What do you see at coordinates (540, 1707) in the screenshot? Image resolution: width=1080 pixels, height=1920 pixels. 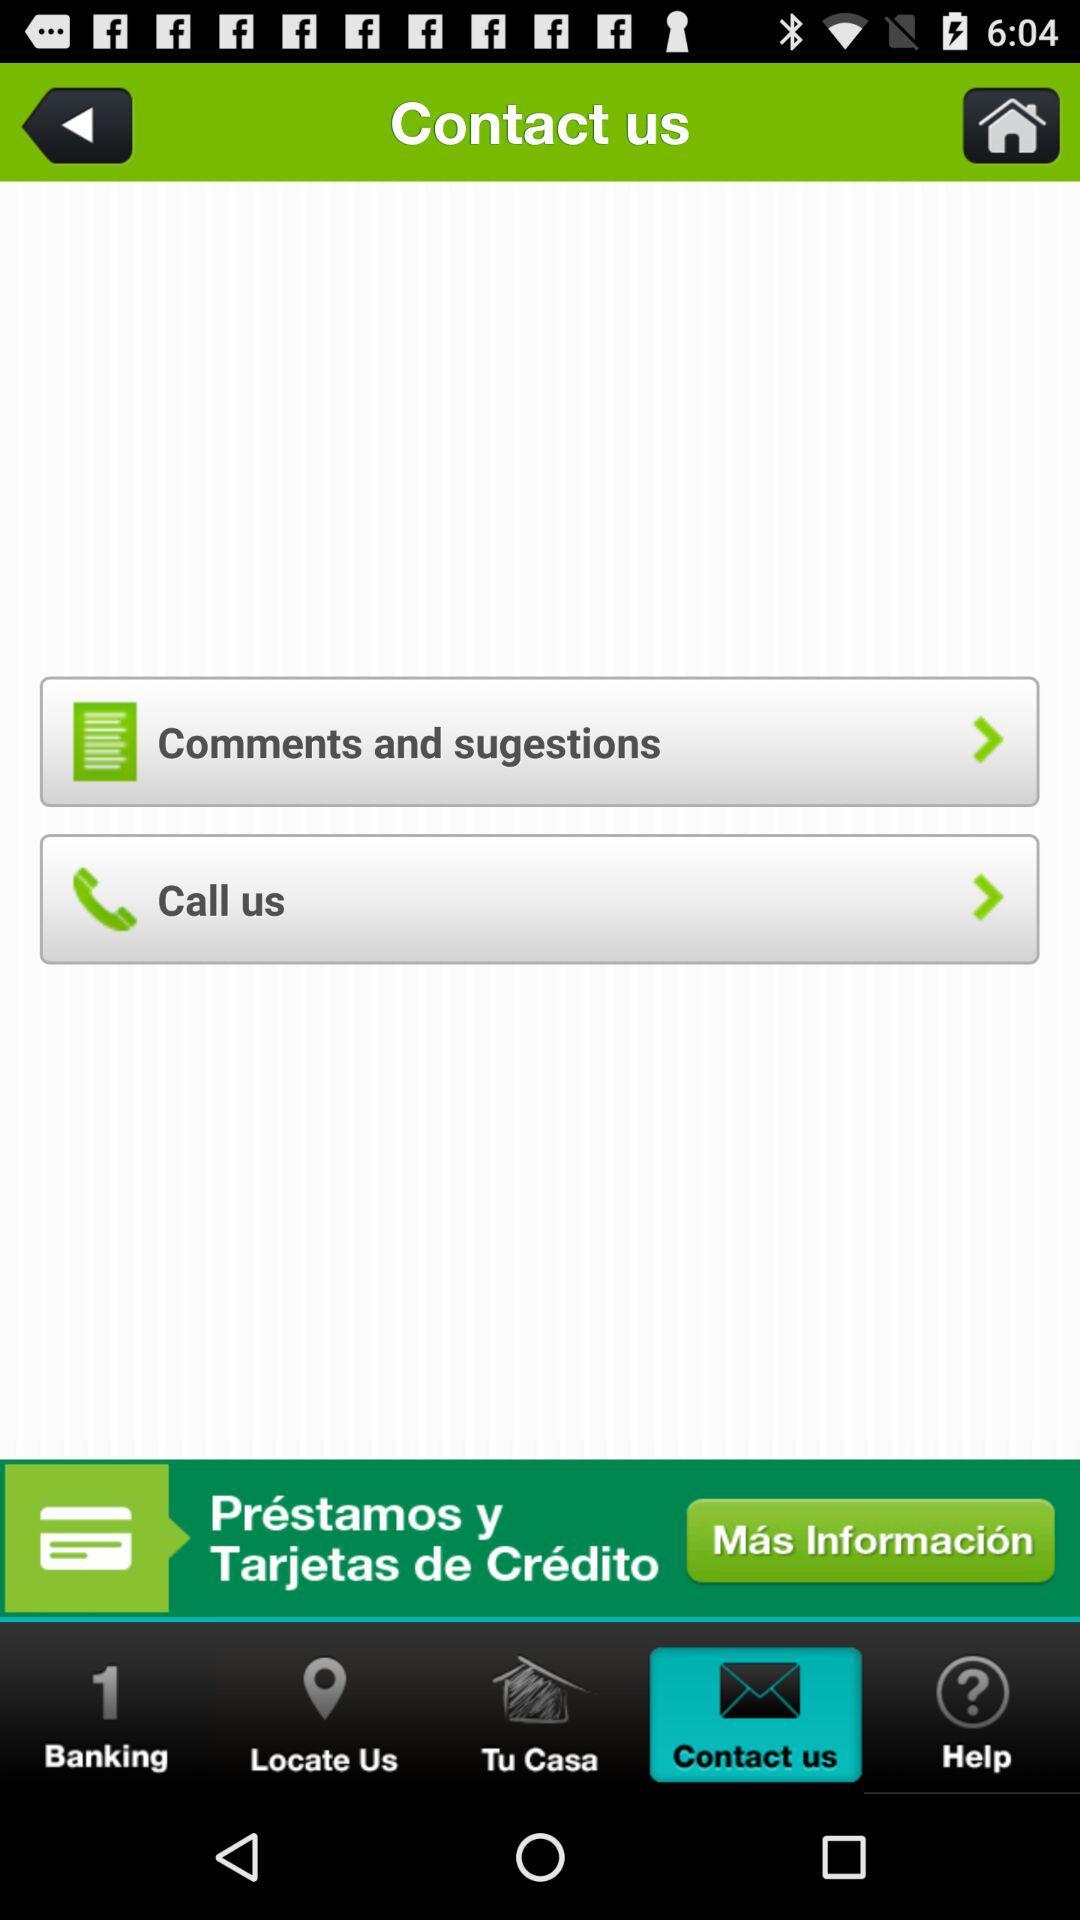 I see `the place to see the location of your house relative to something else` at bounding box center [540, 1707].